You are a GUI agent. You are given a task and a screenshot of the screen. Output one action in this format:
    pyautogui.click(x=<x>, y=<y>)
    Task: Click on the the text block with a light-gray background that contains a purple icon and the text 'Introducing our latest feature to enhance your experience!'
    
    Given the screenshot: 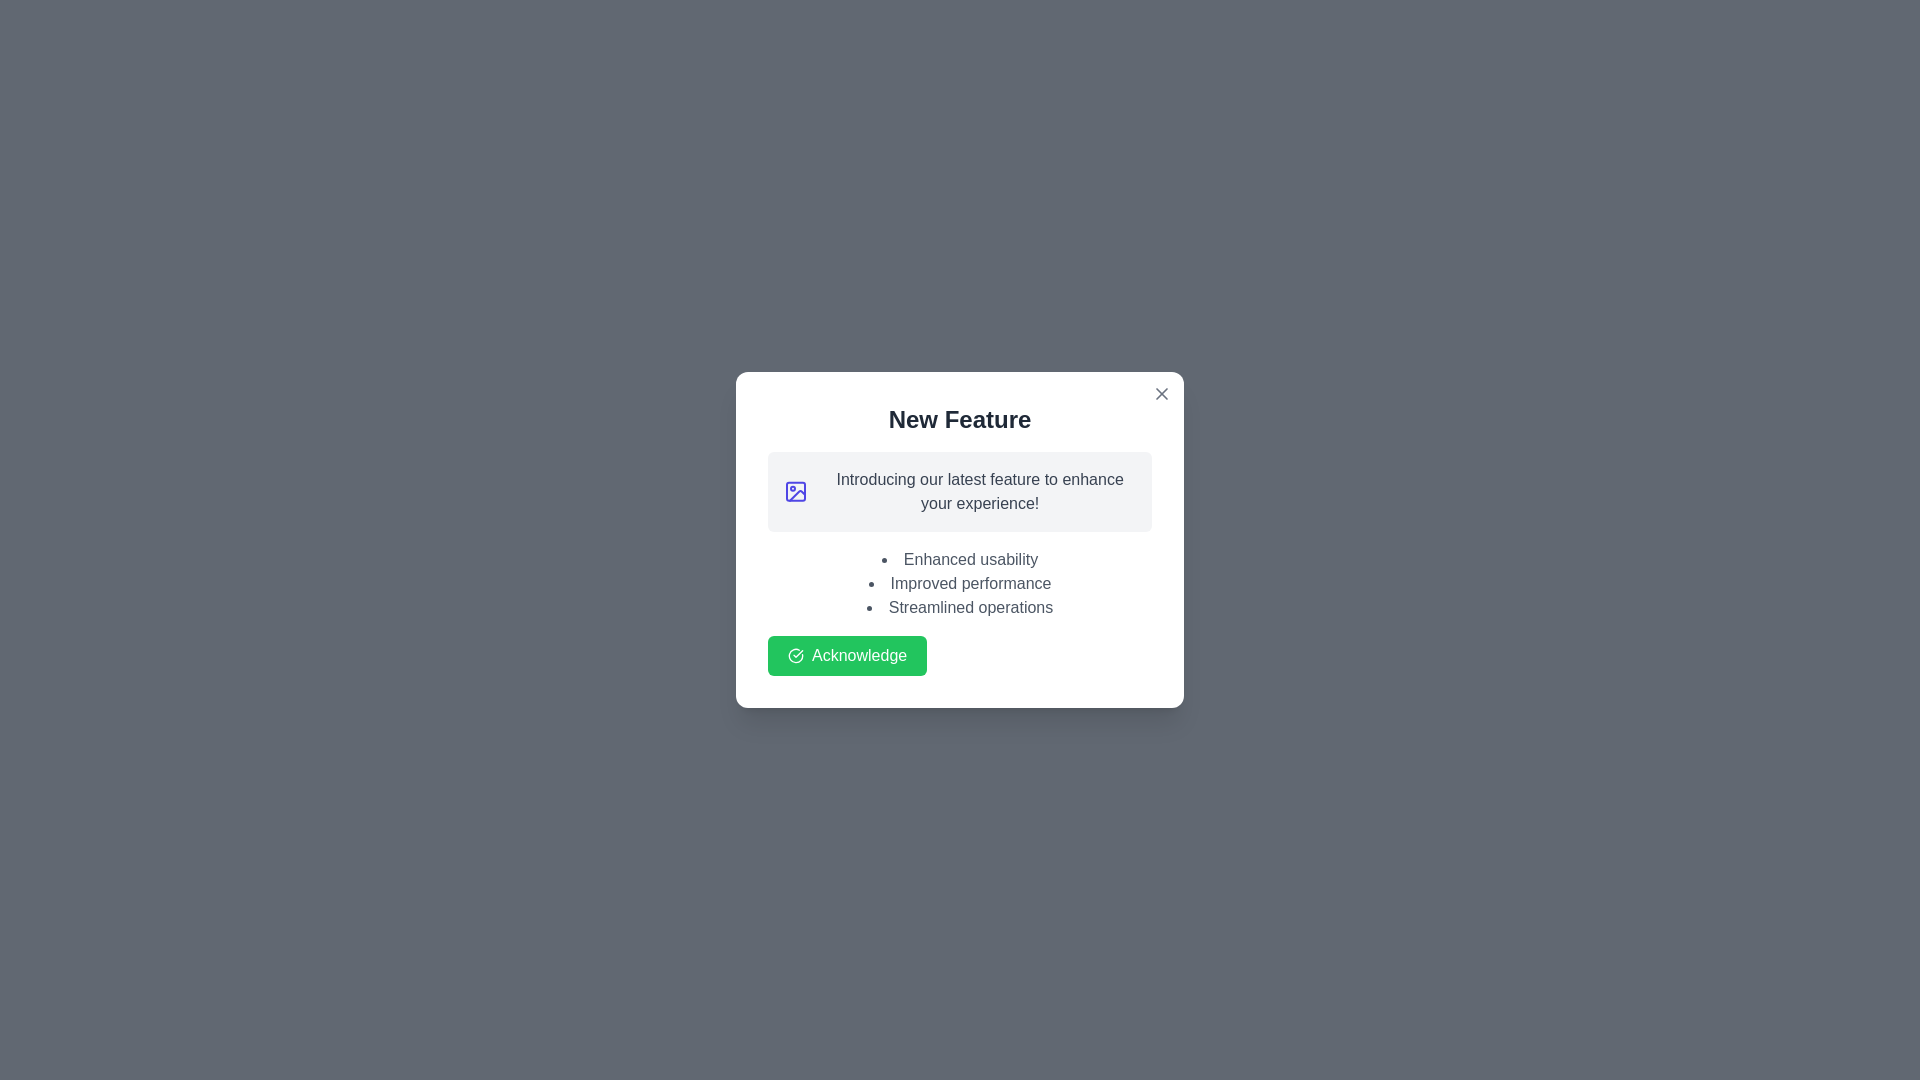 What is the action you would take?
    pyautogui.click(x=960, y=492)
    